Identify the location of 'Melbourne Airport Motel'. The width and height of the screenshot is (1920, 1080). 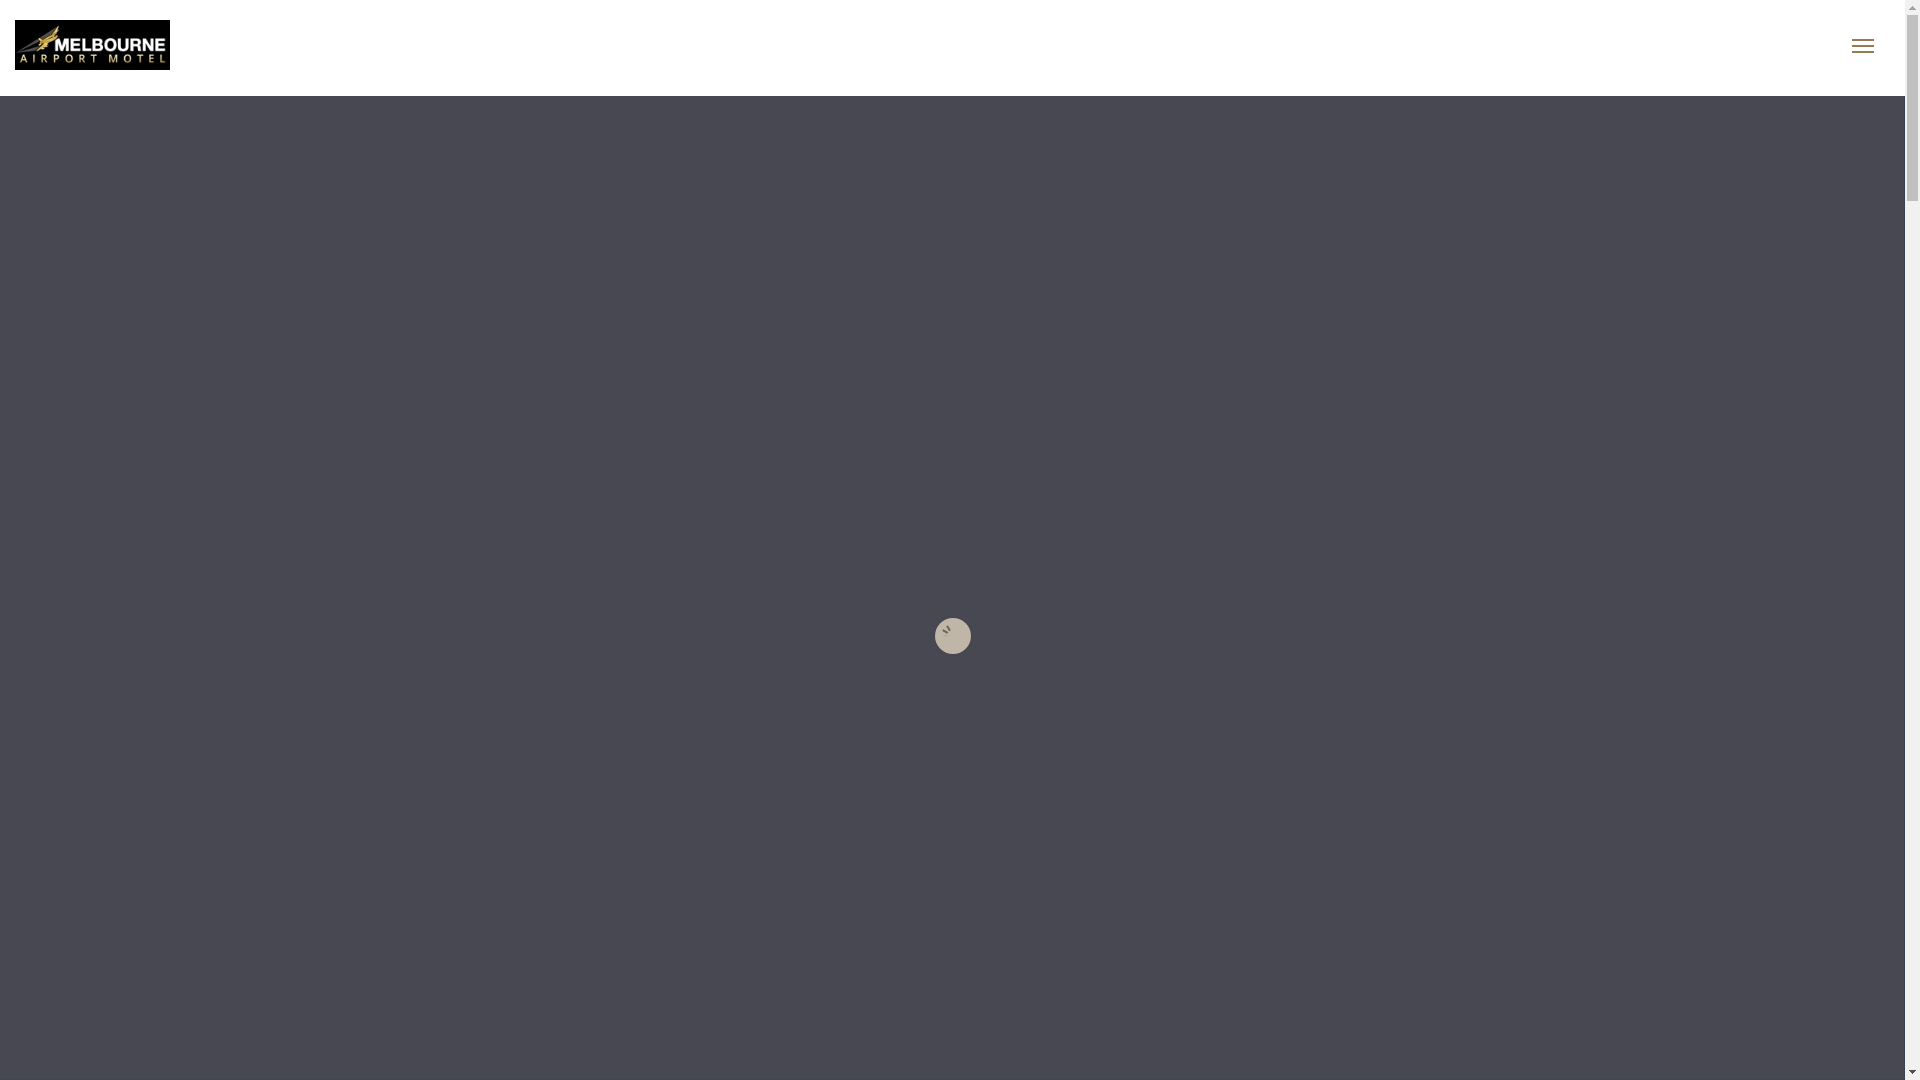
(157, 45).